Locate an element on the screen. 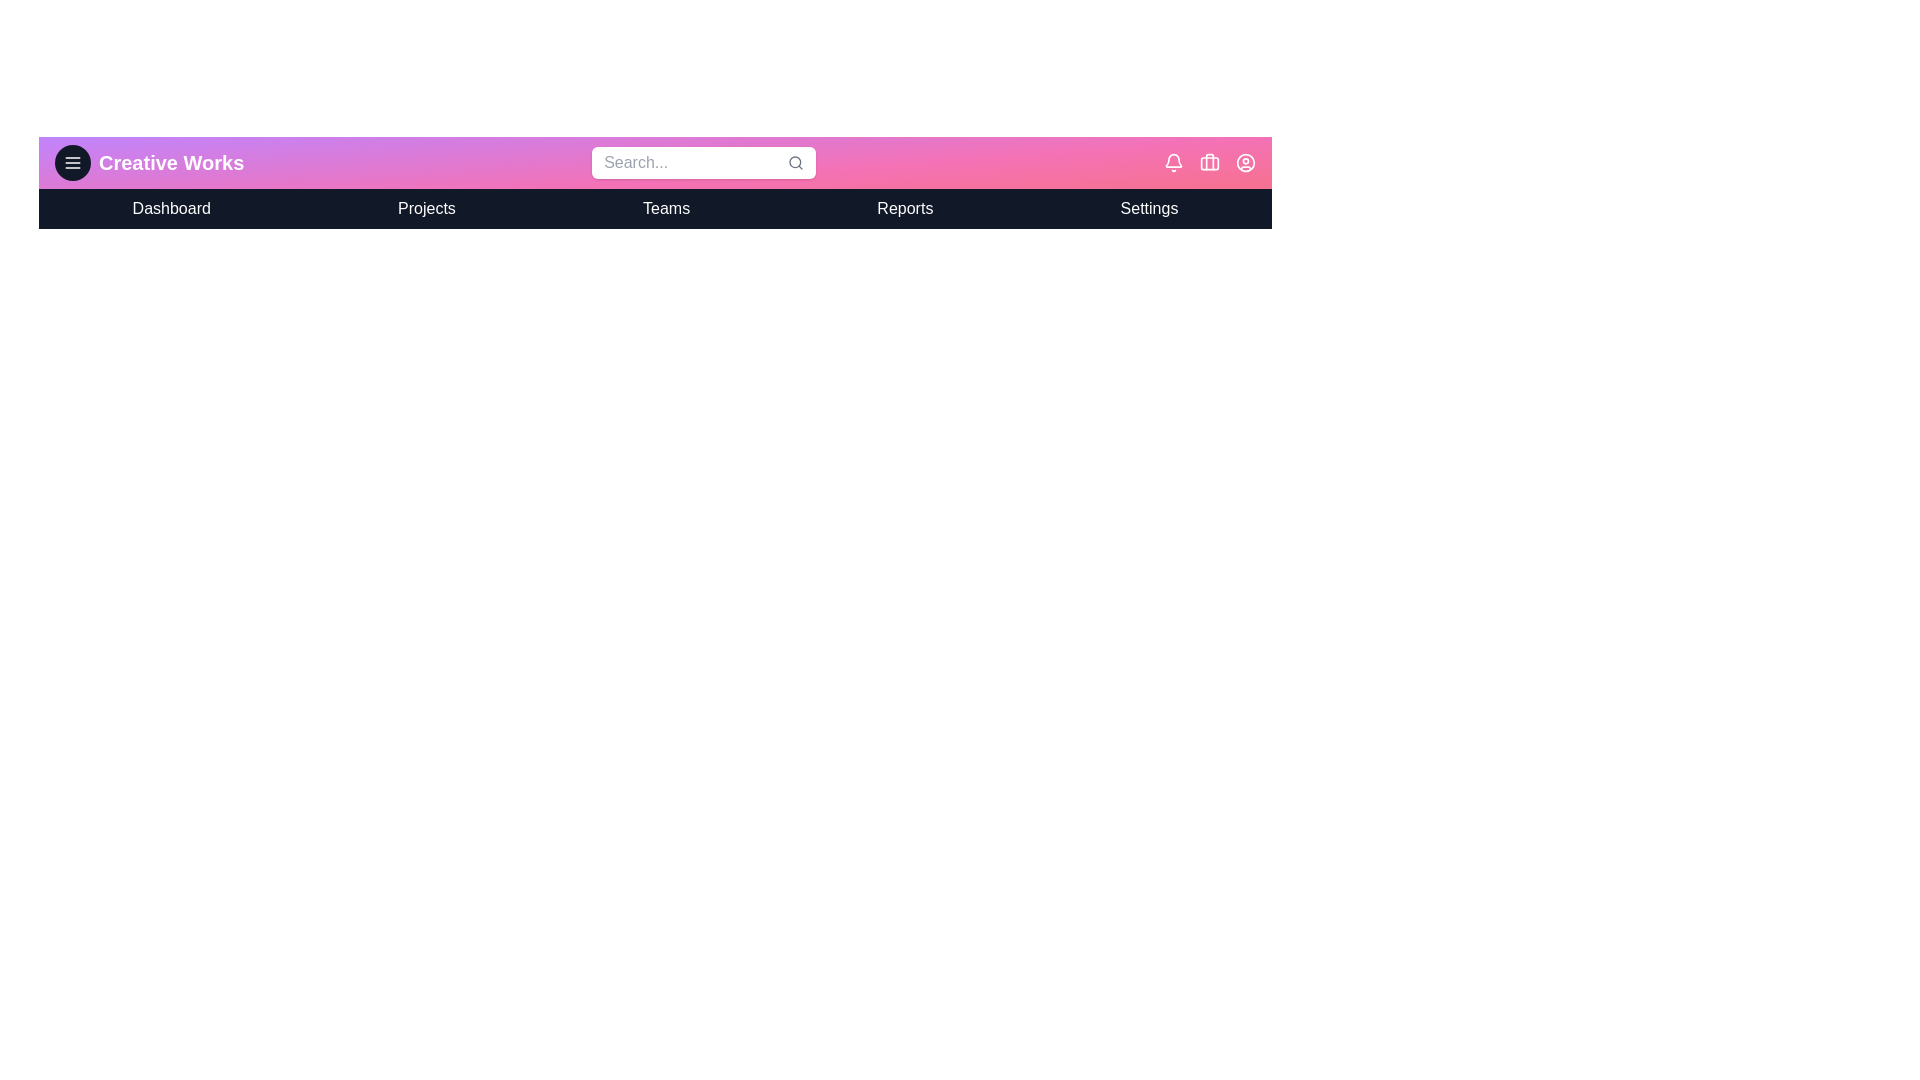 The height and width of the screenshot is (1080, 1920). the briefcase icon to access related functionalities is located at coordinates (1208, 161).